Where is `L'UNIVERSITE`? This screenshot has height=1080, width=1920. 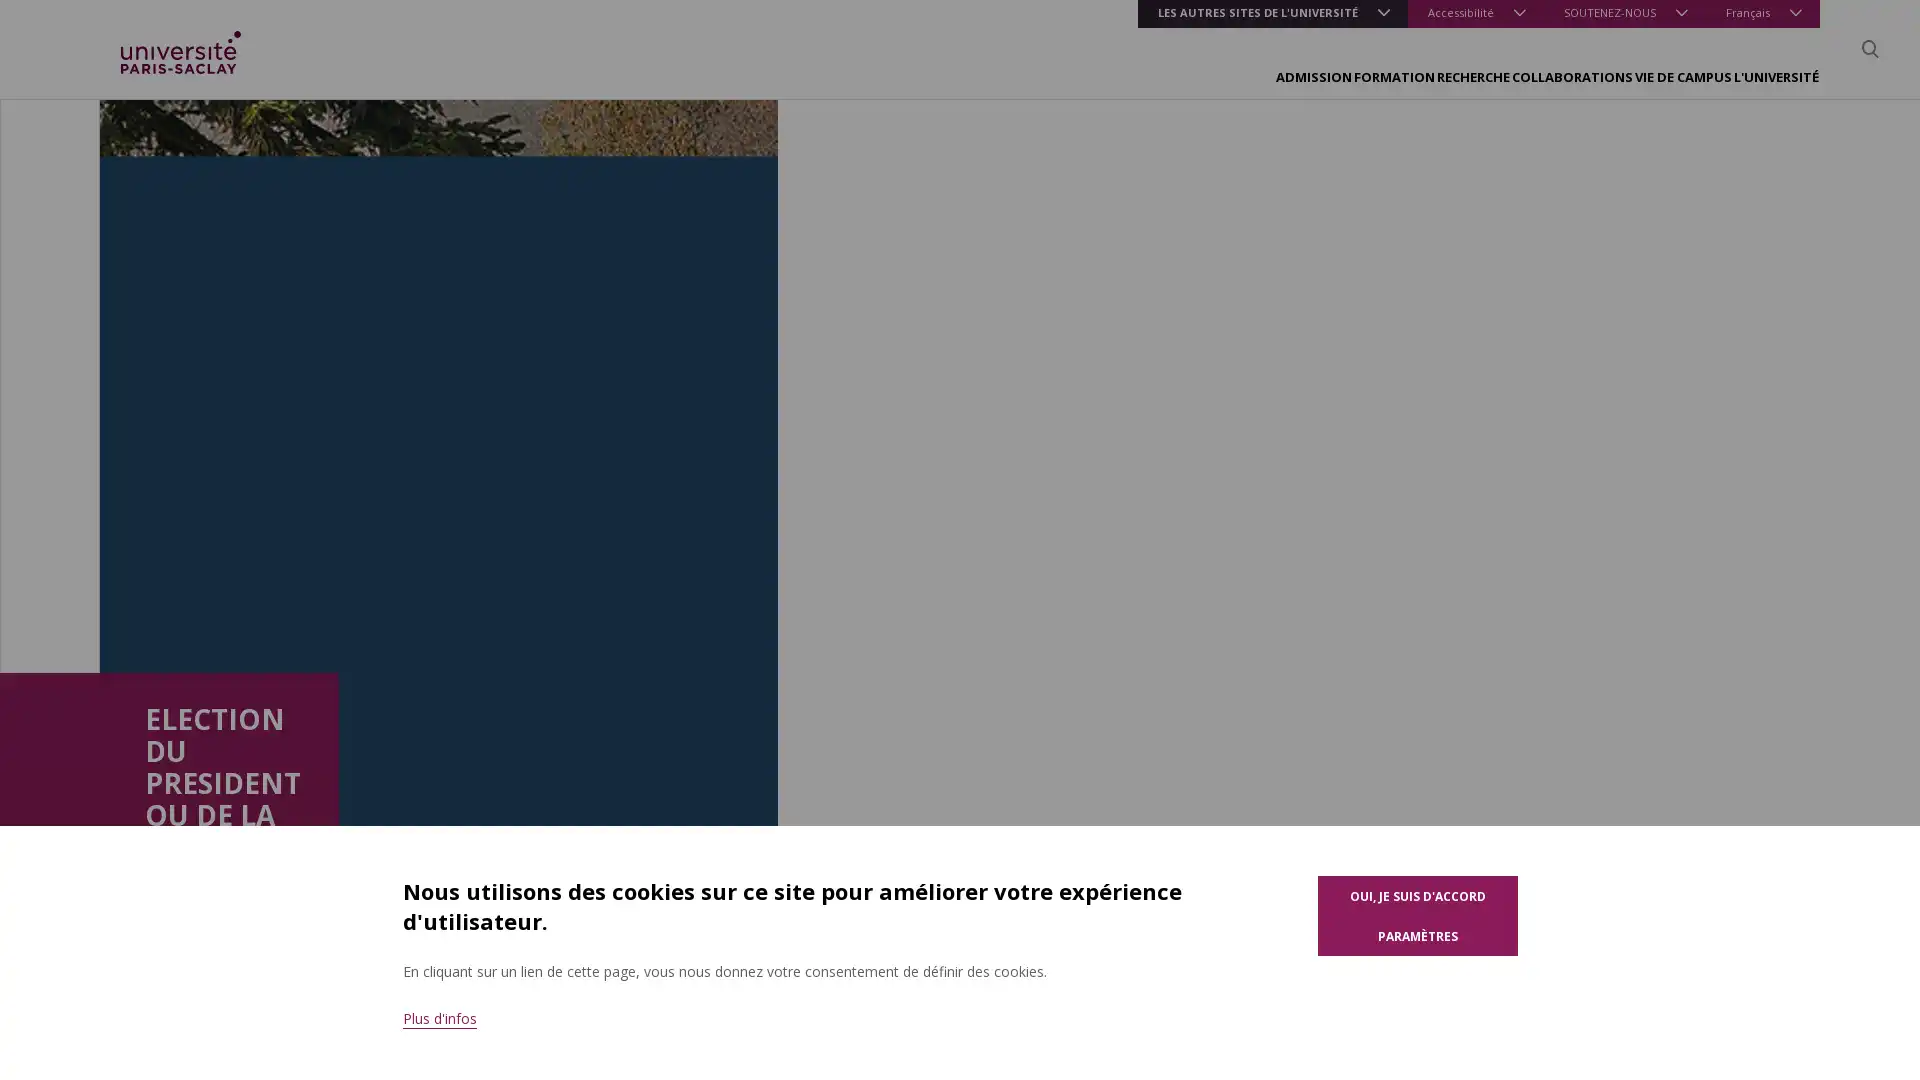 L'UNIVERSITE is located at coordinates (1746, 68).